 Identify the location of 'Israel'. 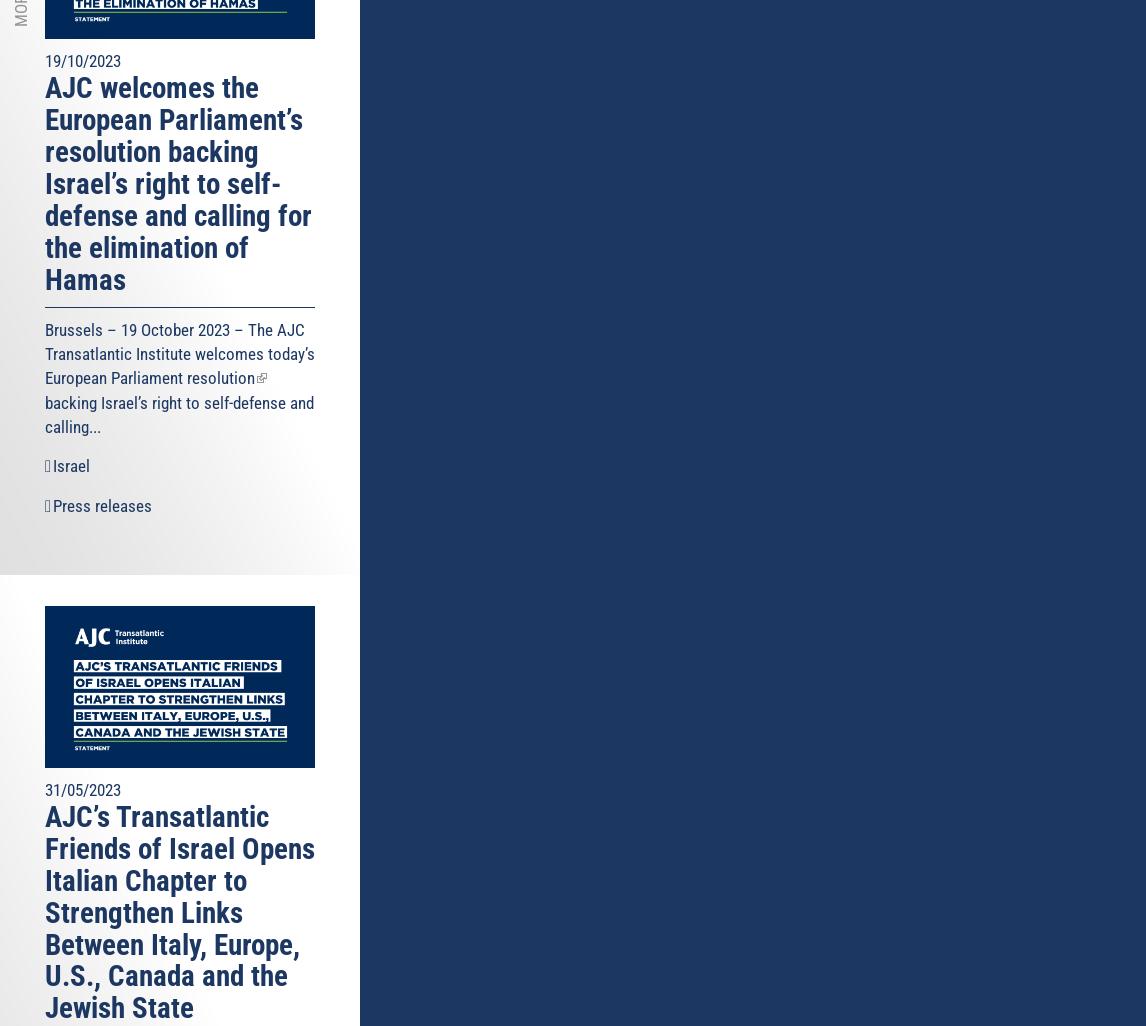
(71, 465).